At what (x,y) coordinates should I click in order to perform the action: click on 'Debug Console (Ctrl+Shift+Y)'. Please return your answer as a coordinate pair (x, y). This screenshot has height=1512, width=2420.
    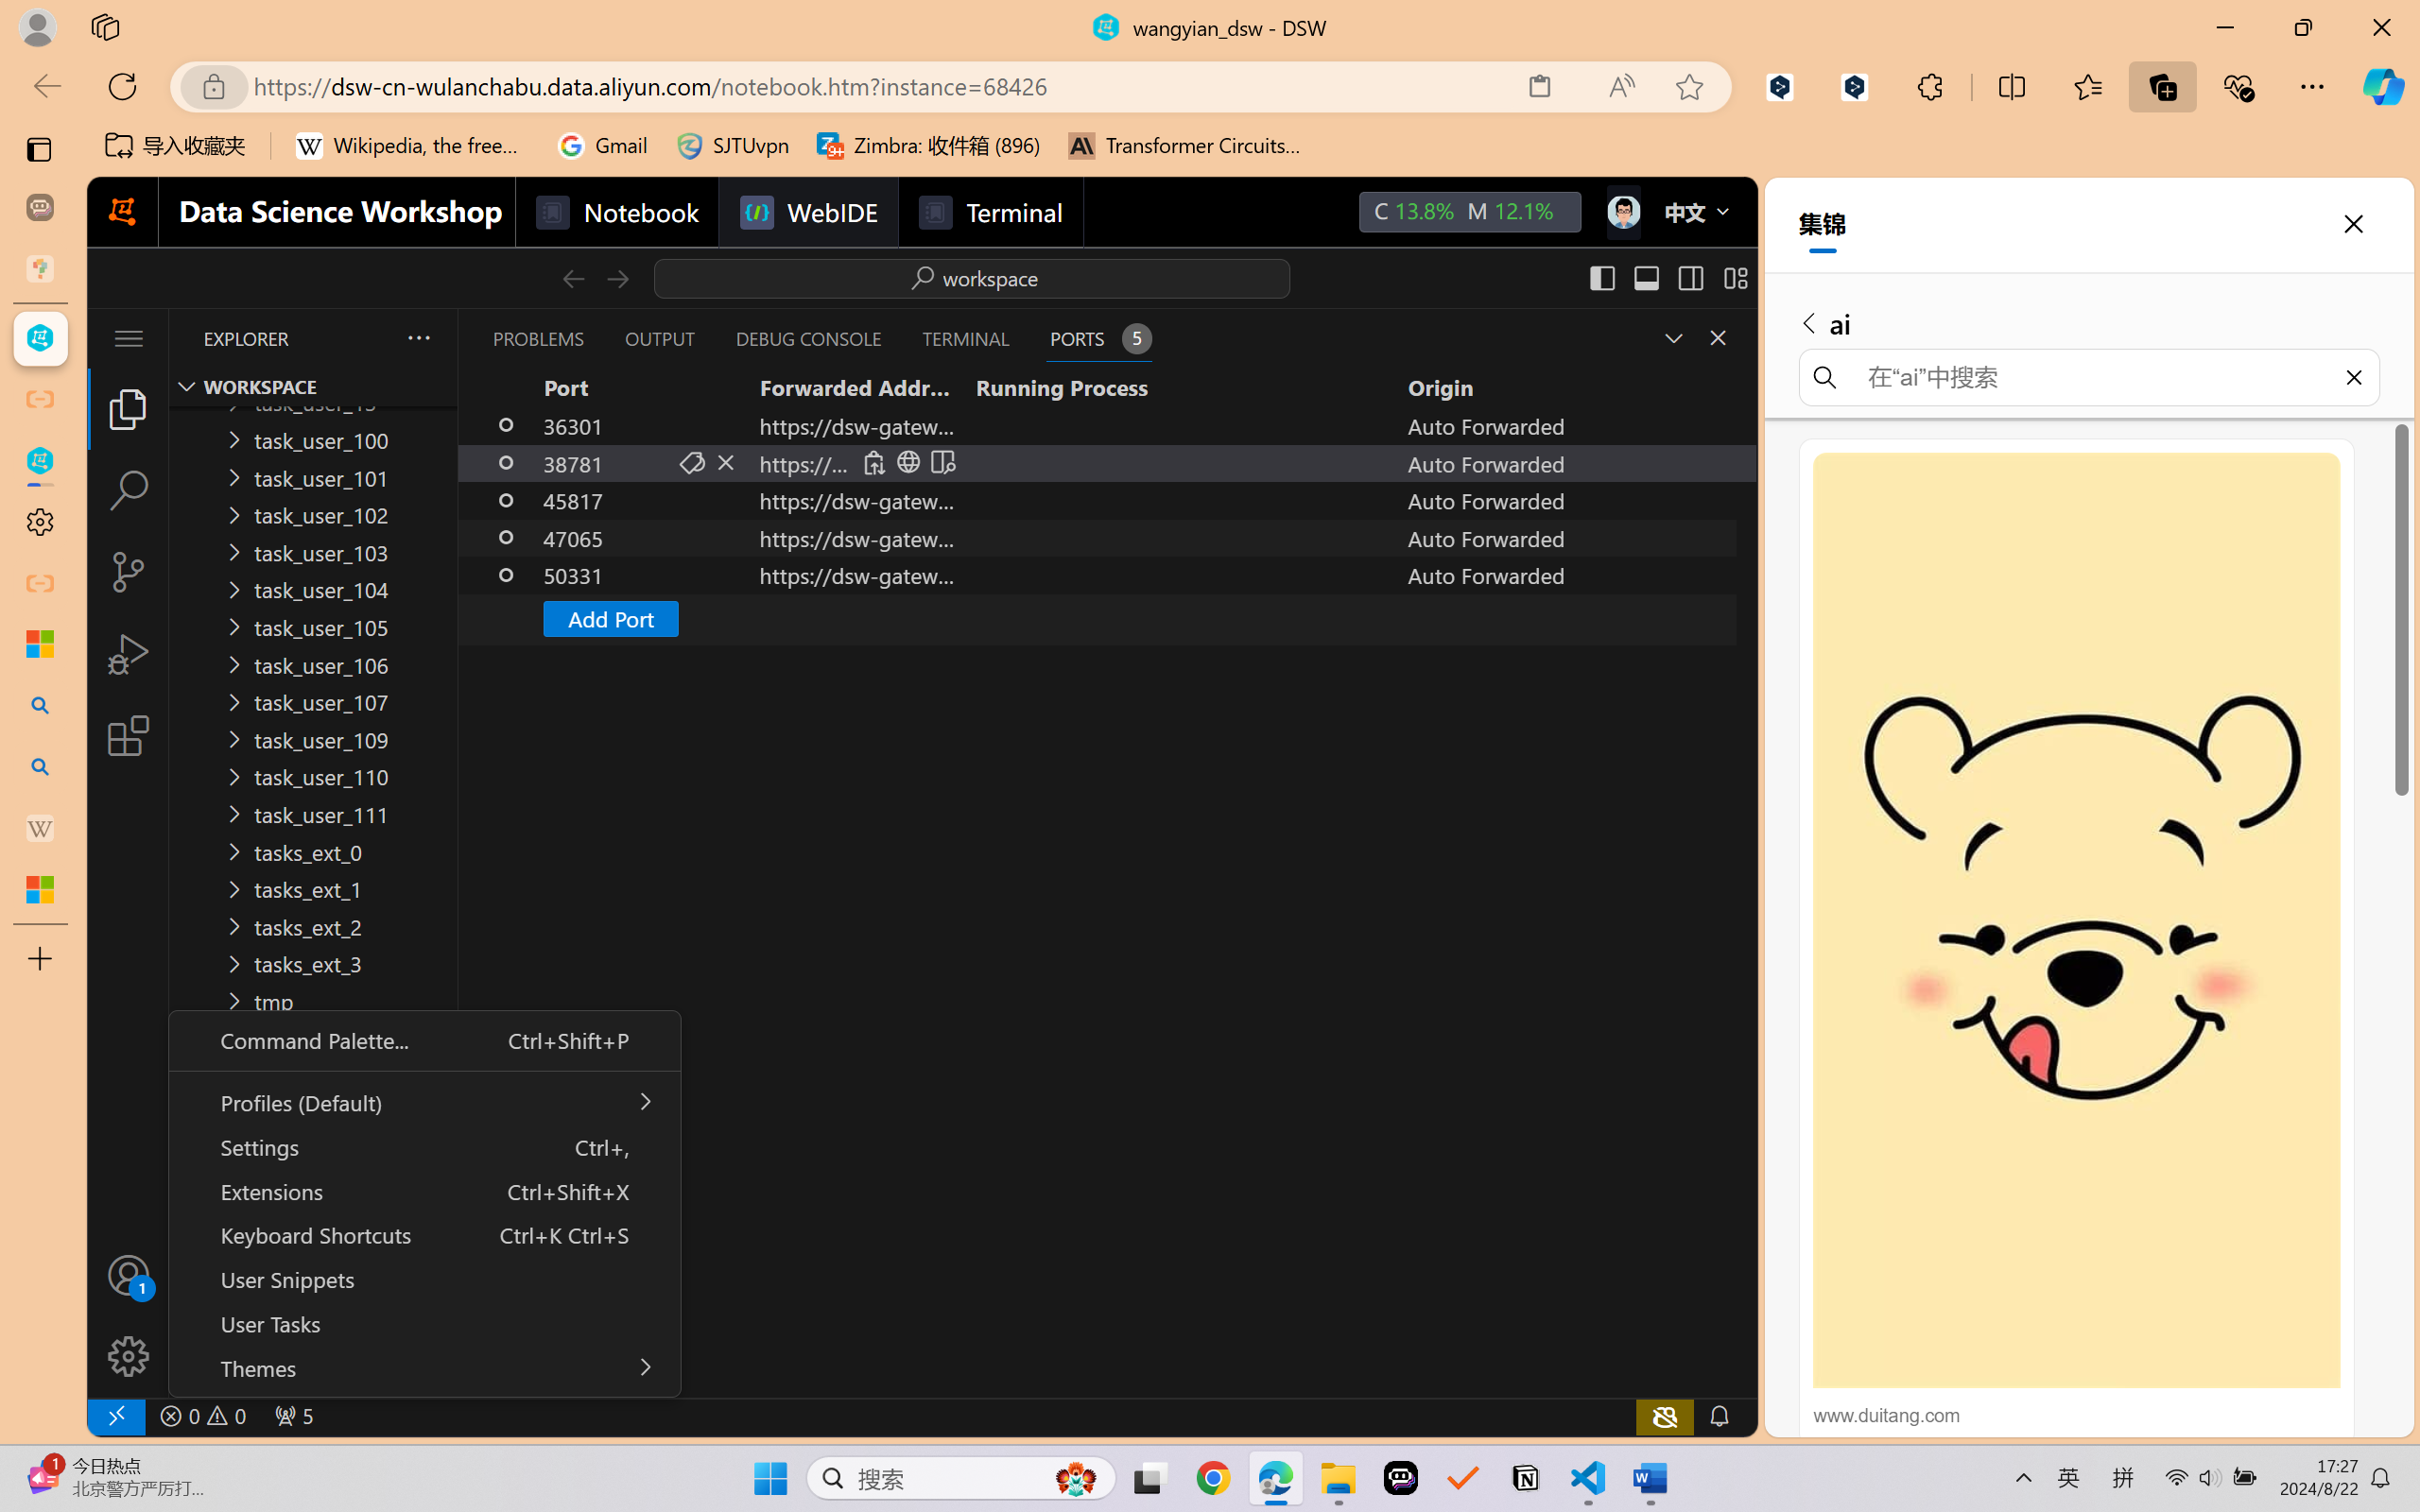
    Looking at the image, I should click on (807, 337).